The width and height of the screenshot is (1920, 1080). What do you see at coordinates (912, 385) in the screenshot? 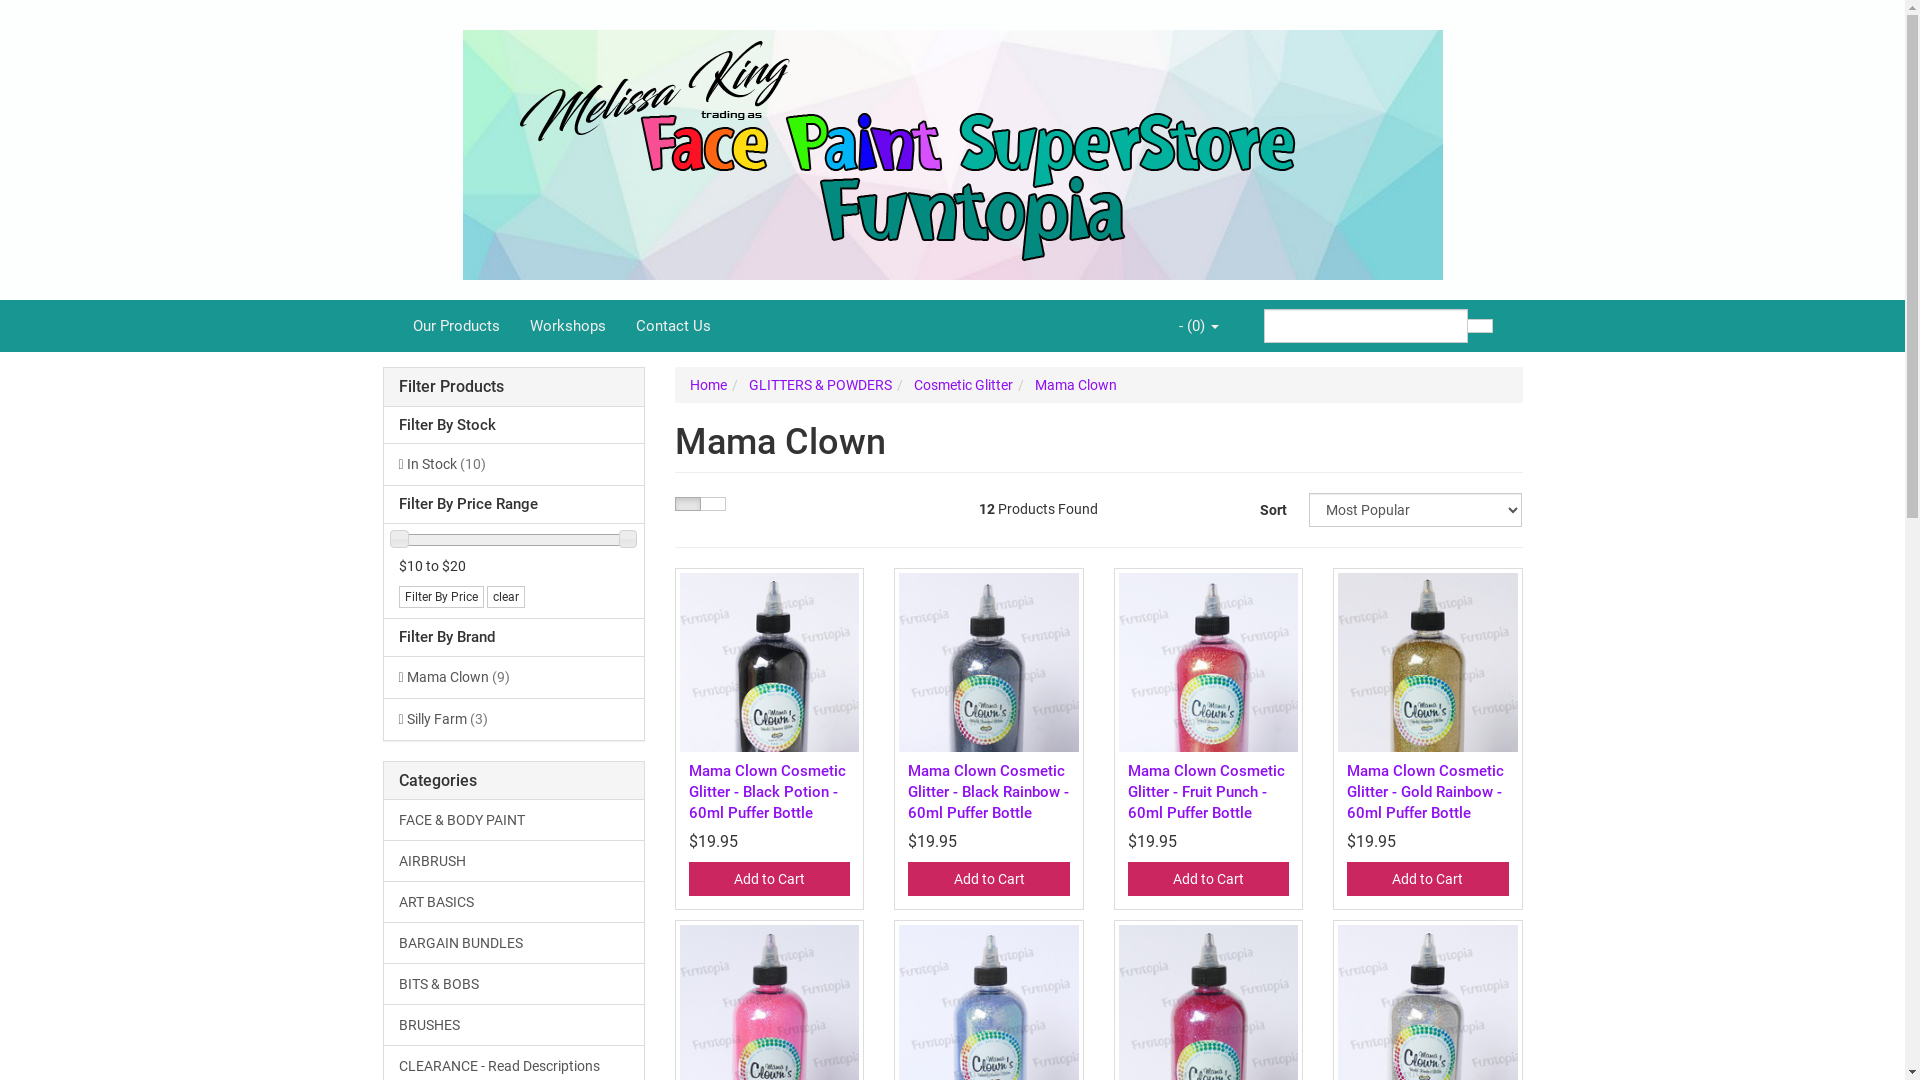
I see `'Cosmetic Glitter'` at bounding box center [912, 385].